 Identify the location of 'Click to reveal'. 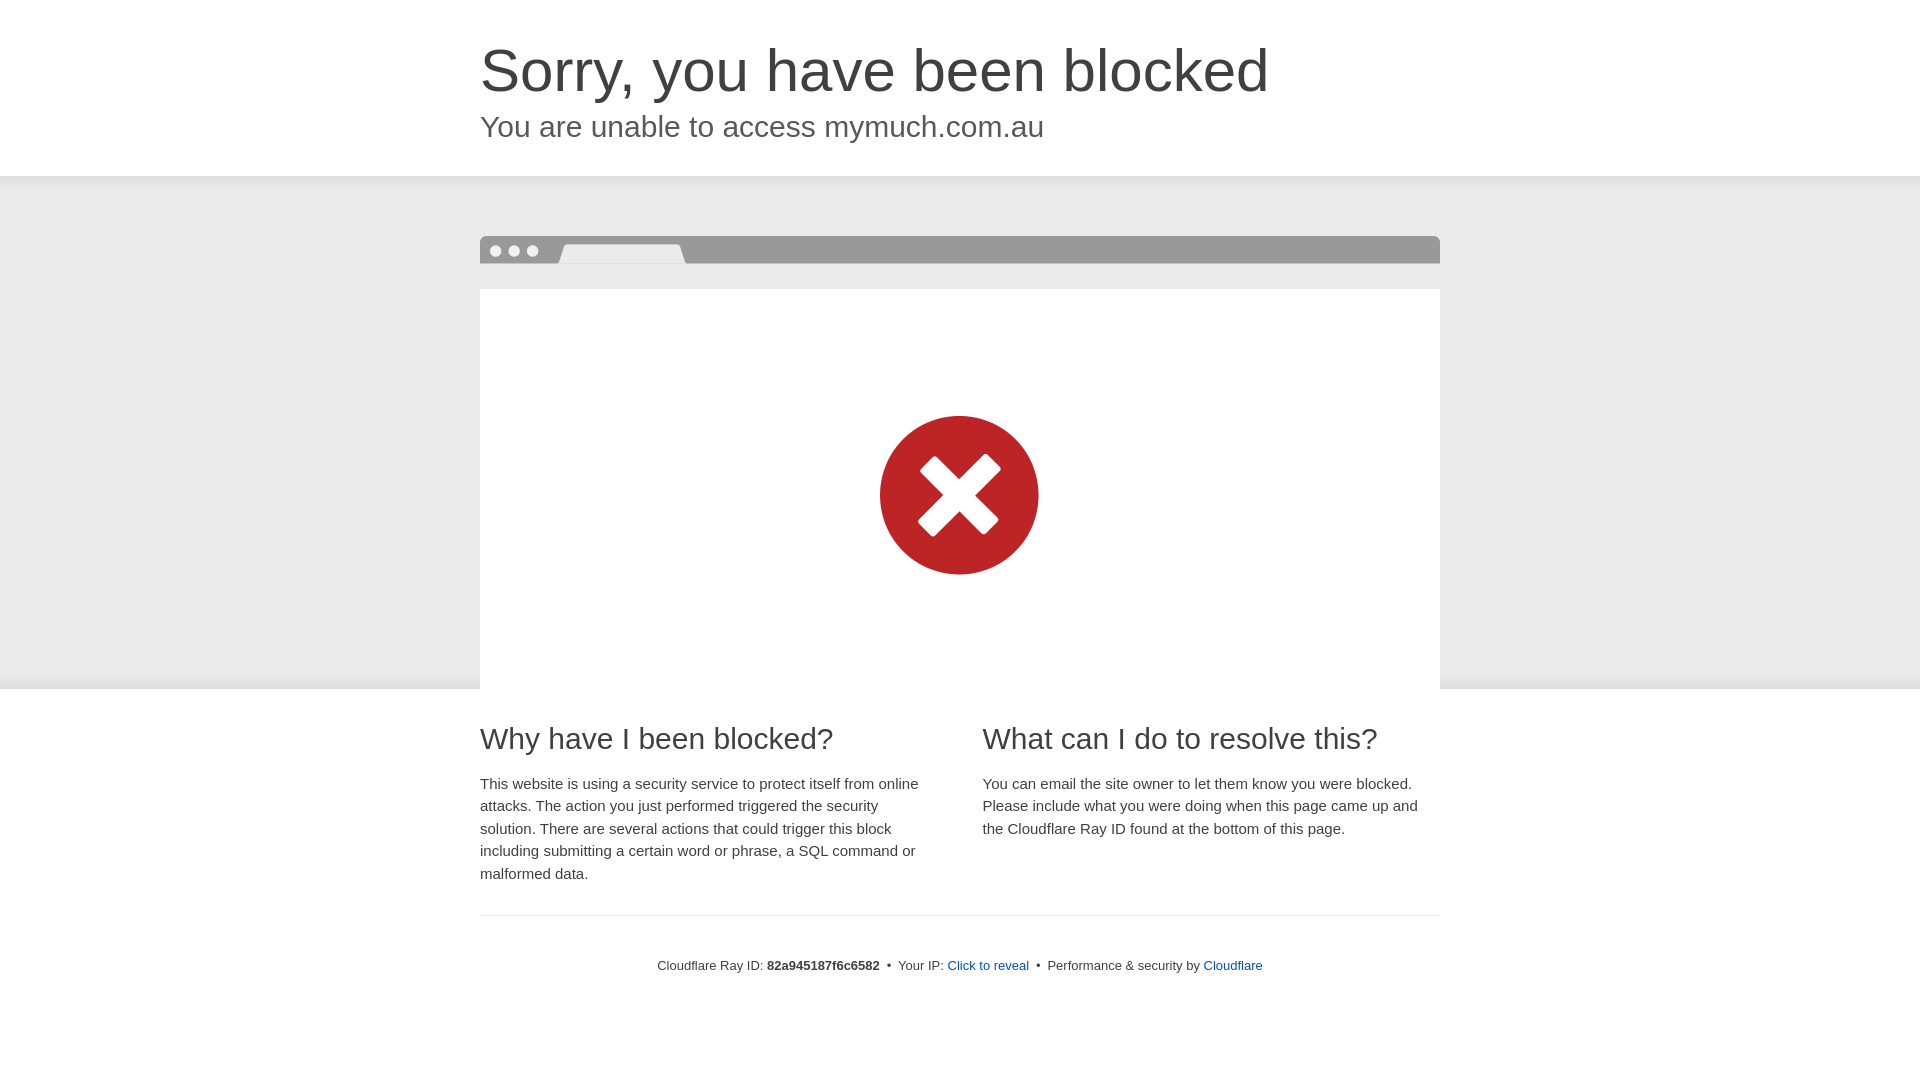
(988, 964).